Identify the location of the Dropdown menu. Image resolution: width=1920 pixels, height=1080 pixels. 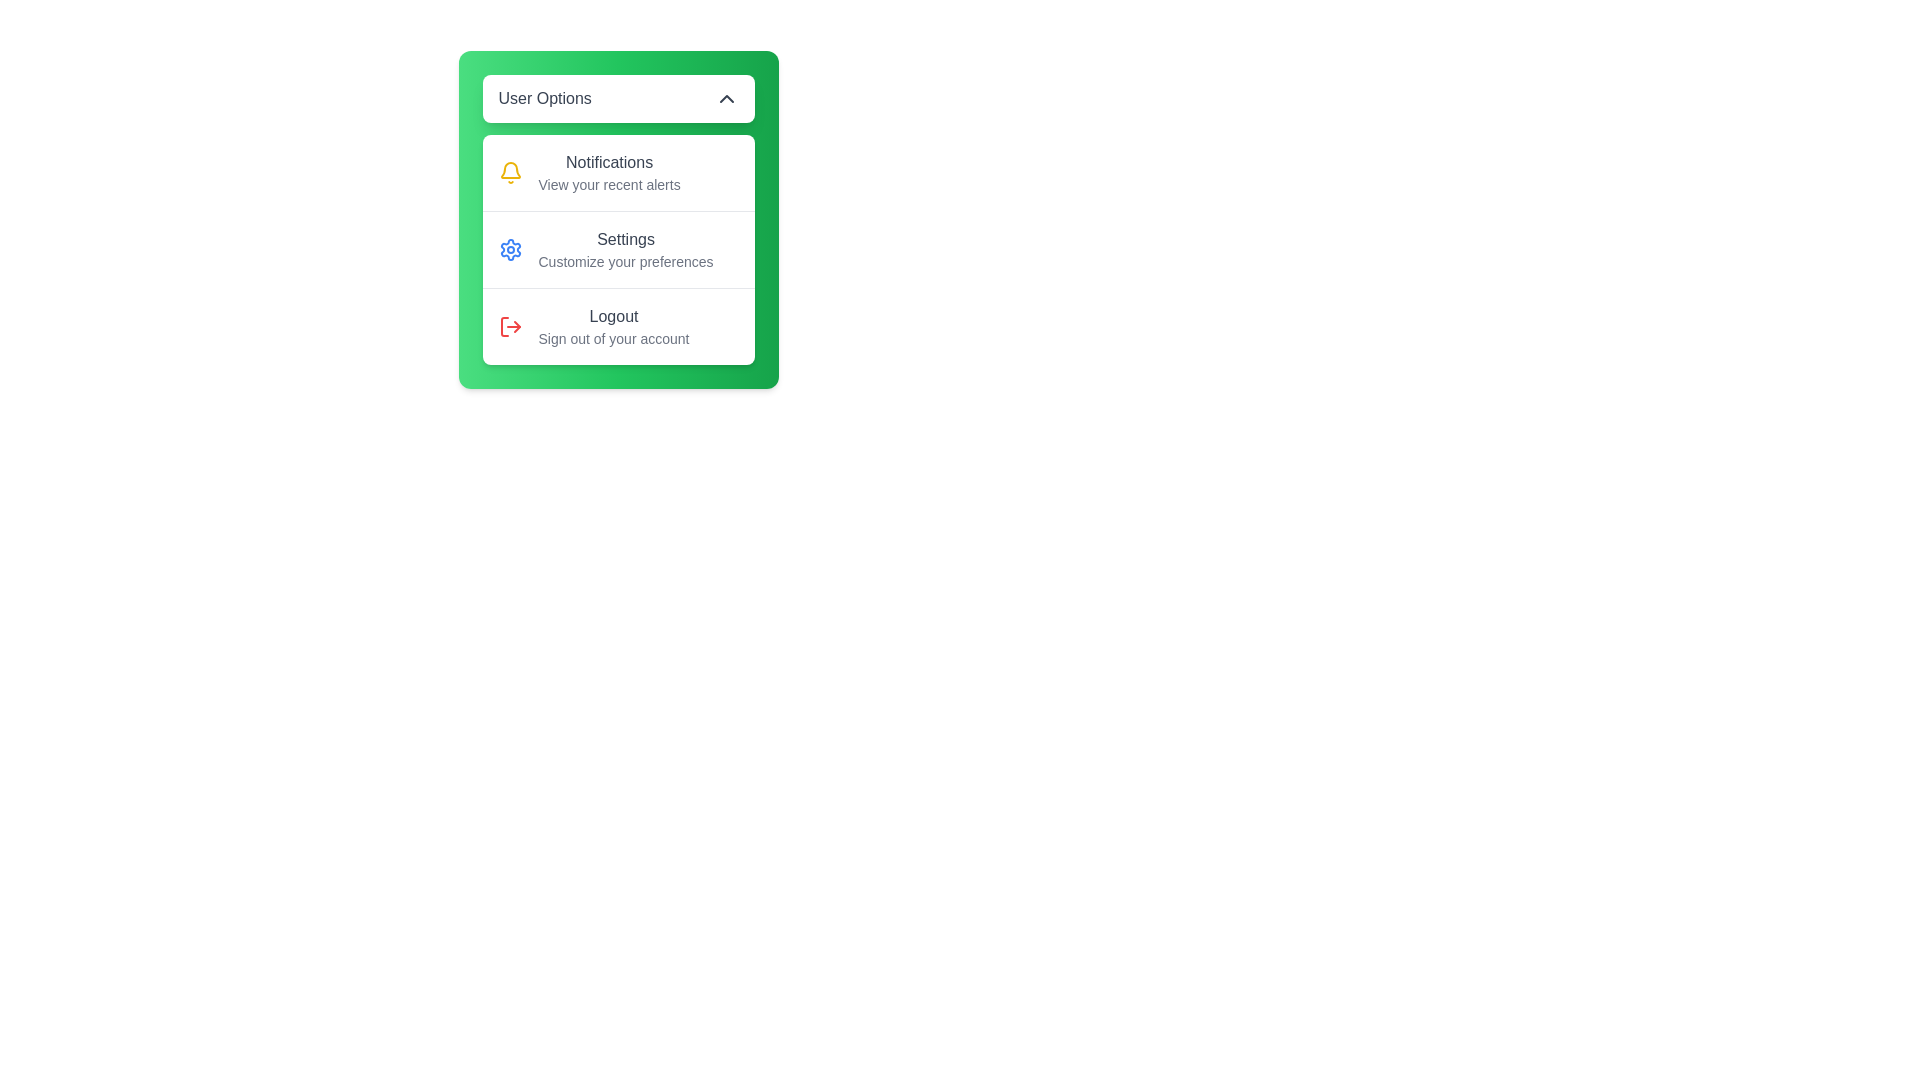
(617, 219).